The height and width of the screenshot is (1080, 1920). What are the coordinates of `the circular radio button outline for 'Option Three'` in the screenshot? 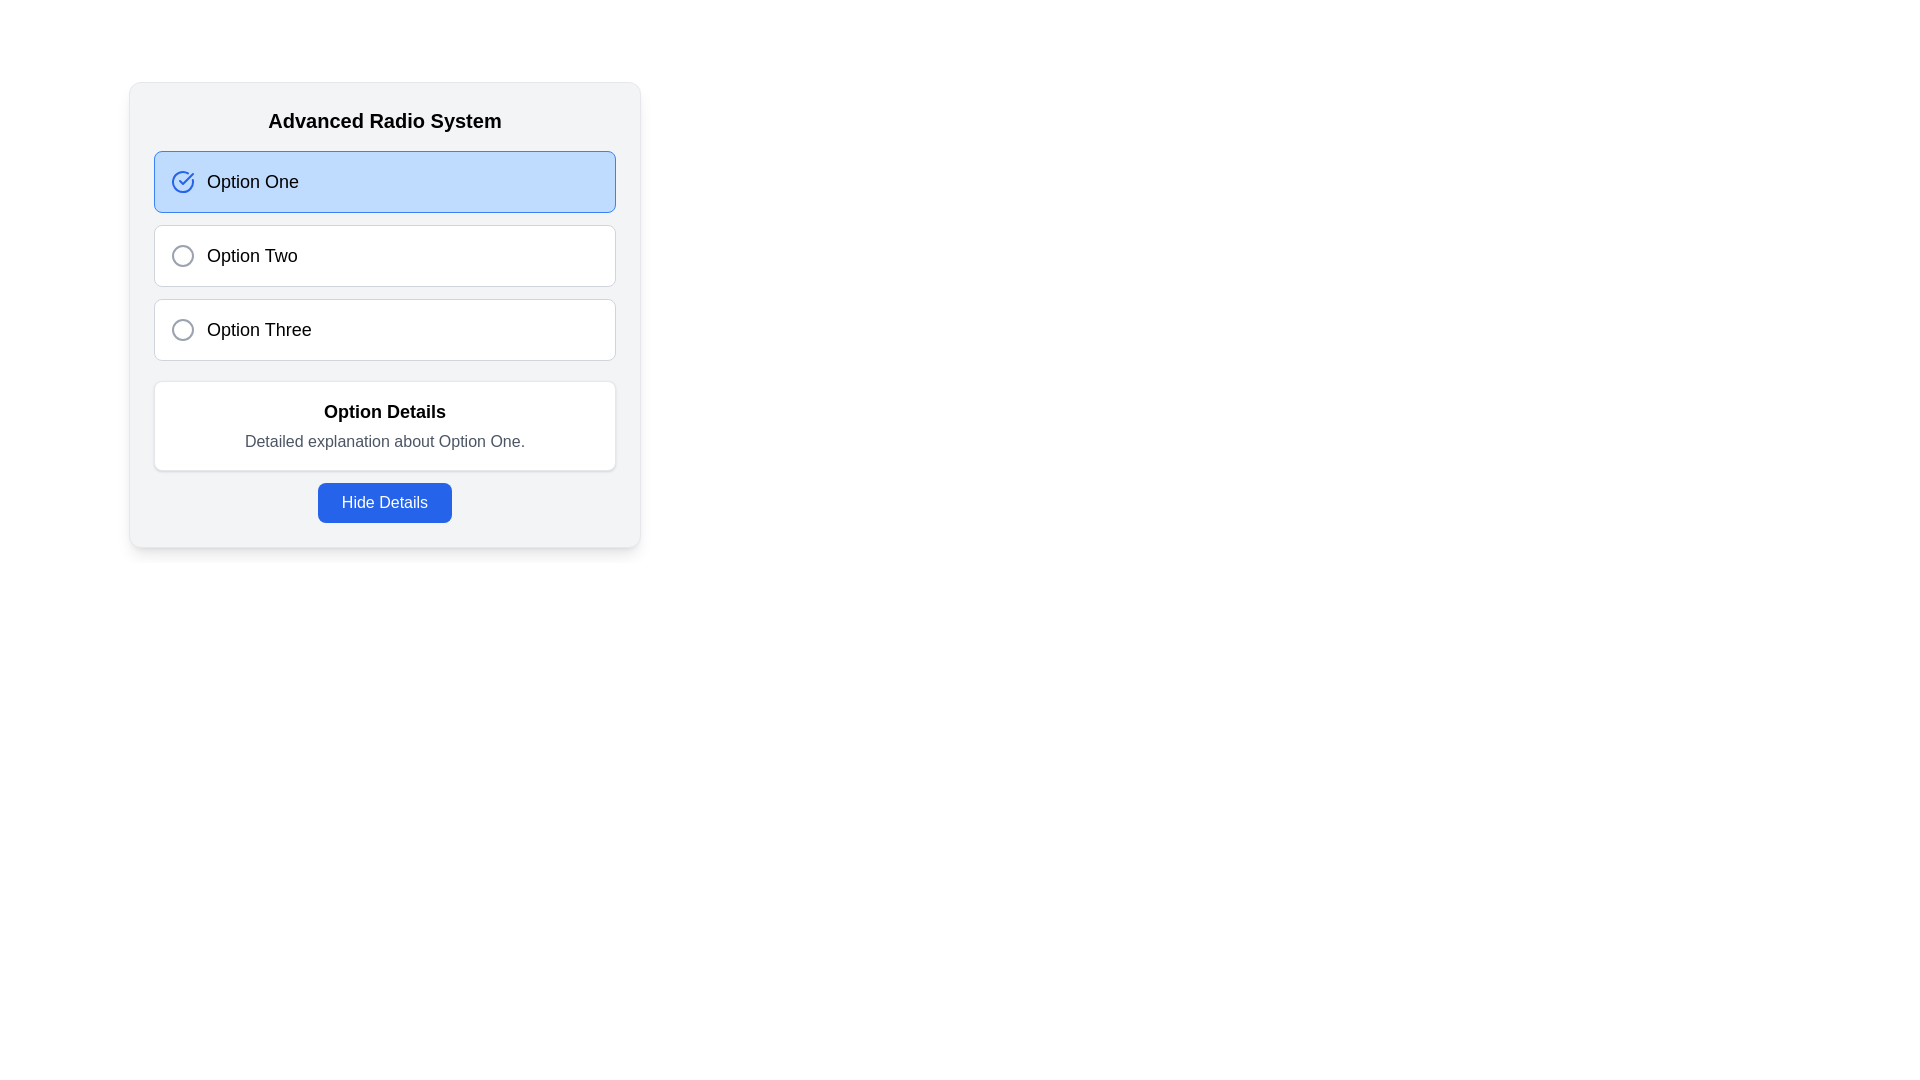 It's located at (182, 329).